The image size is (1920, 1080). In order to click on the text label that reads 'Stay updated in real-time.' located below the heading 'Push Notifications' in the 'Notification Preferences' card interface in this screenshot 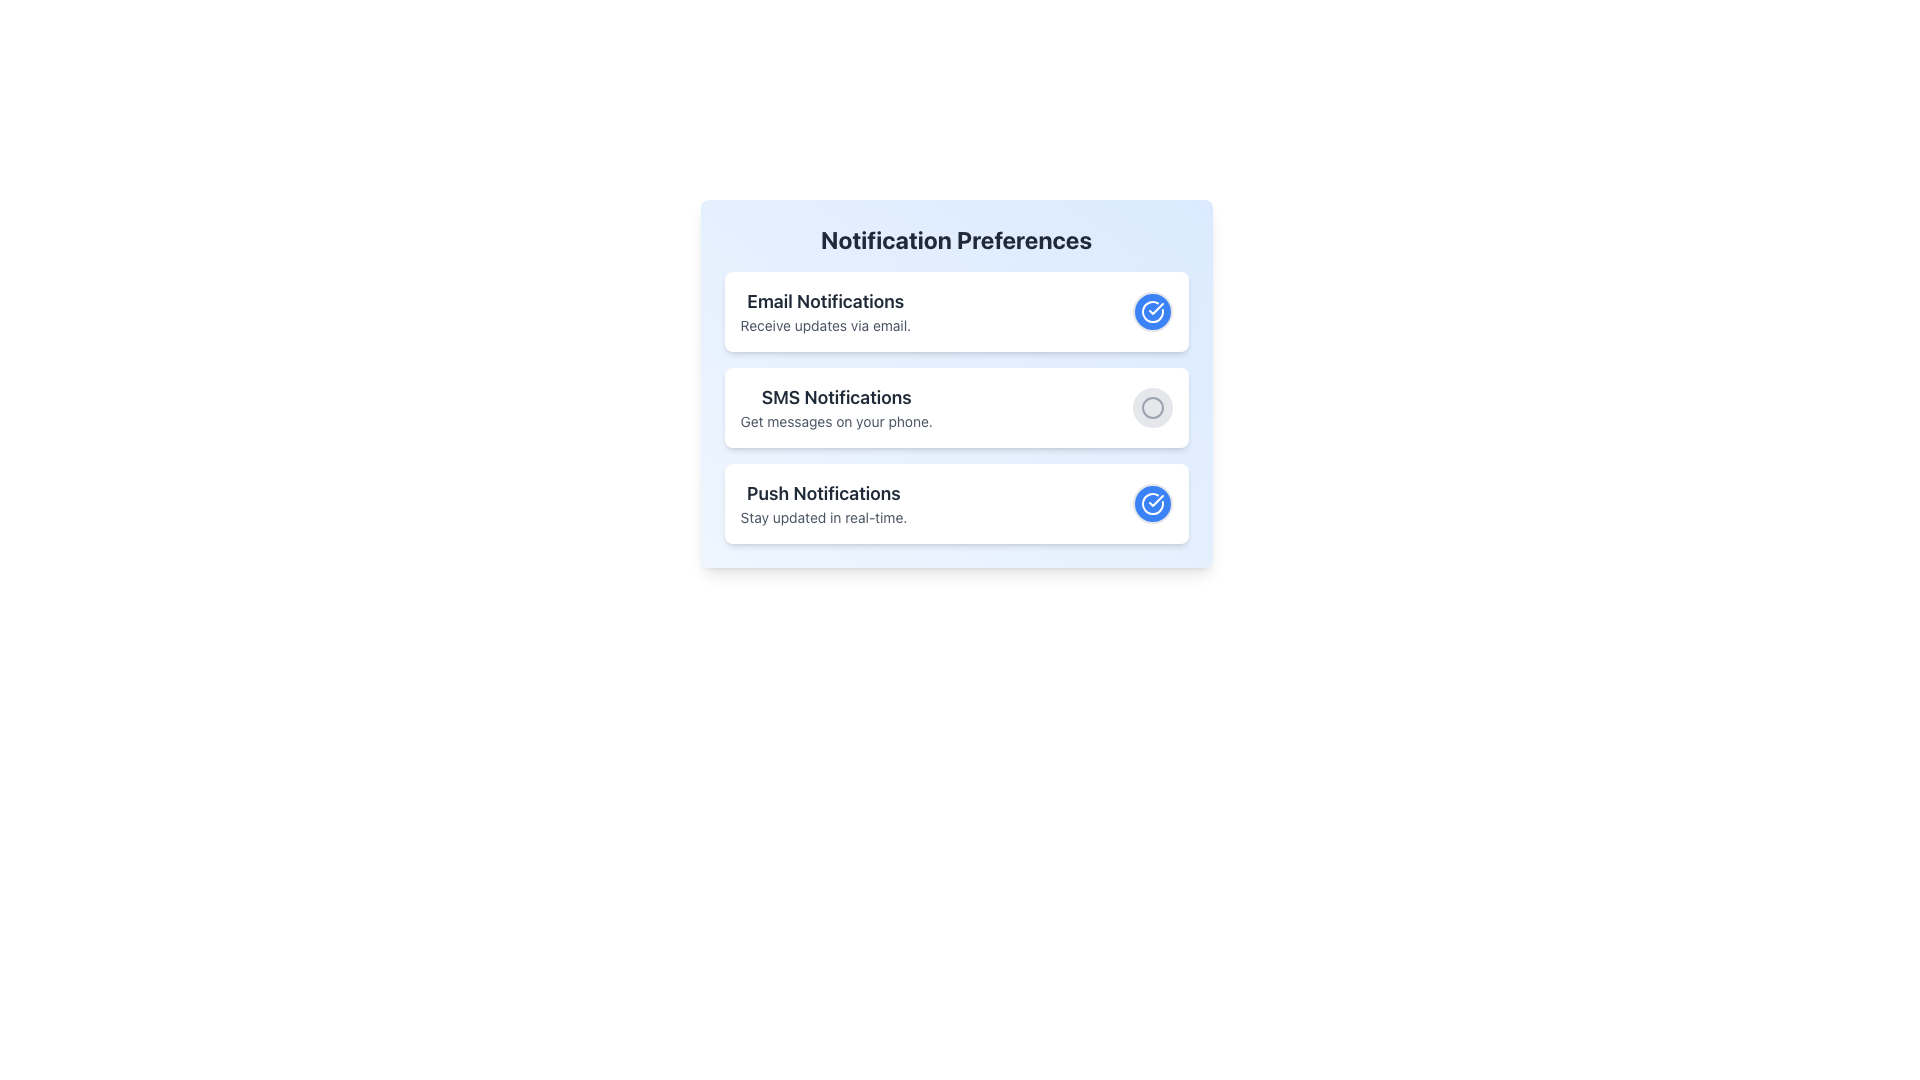, I will do `click(823, 516)`.